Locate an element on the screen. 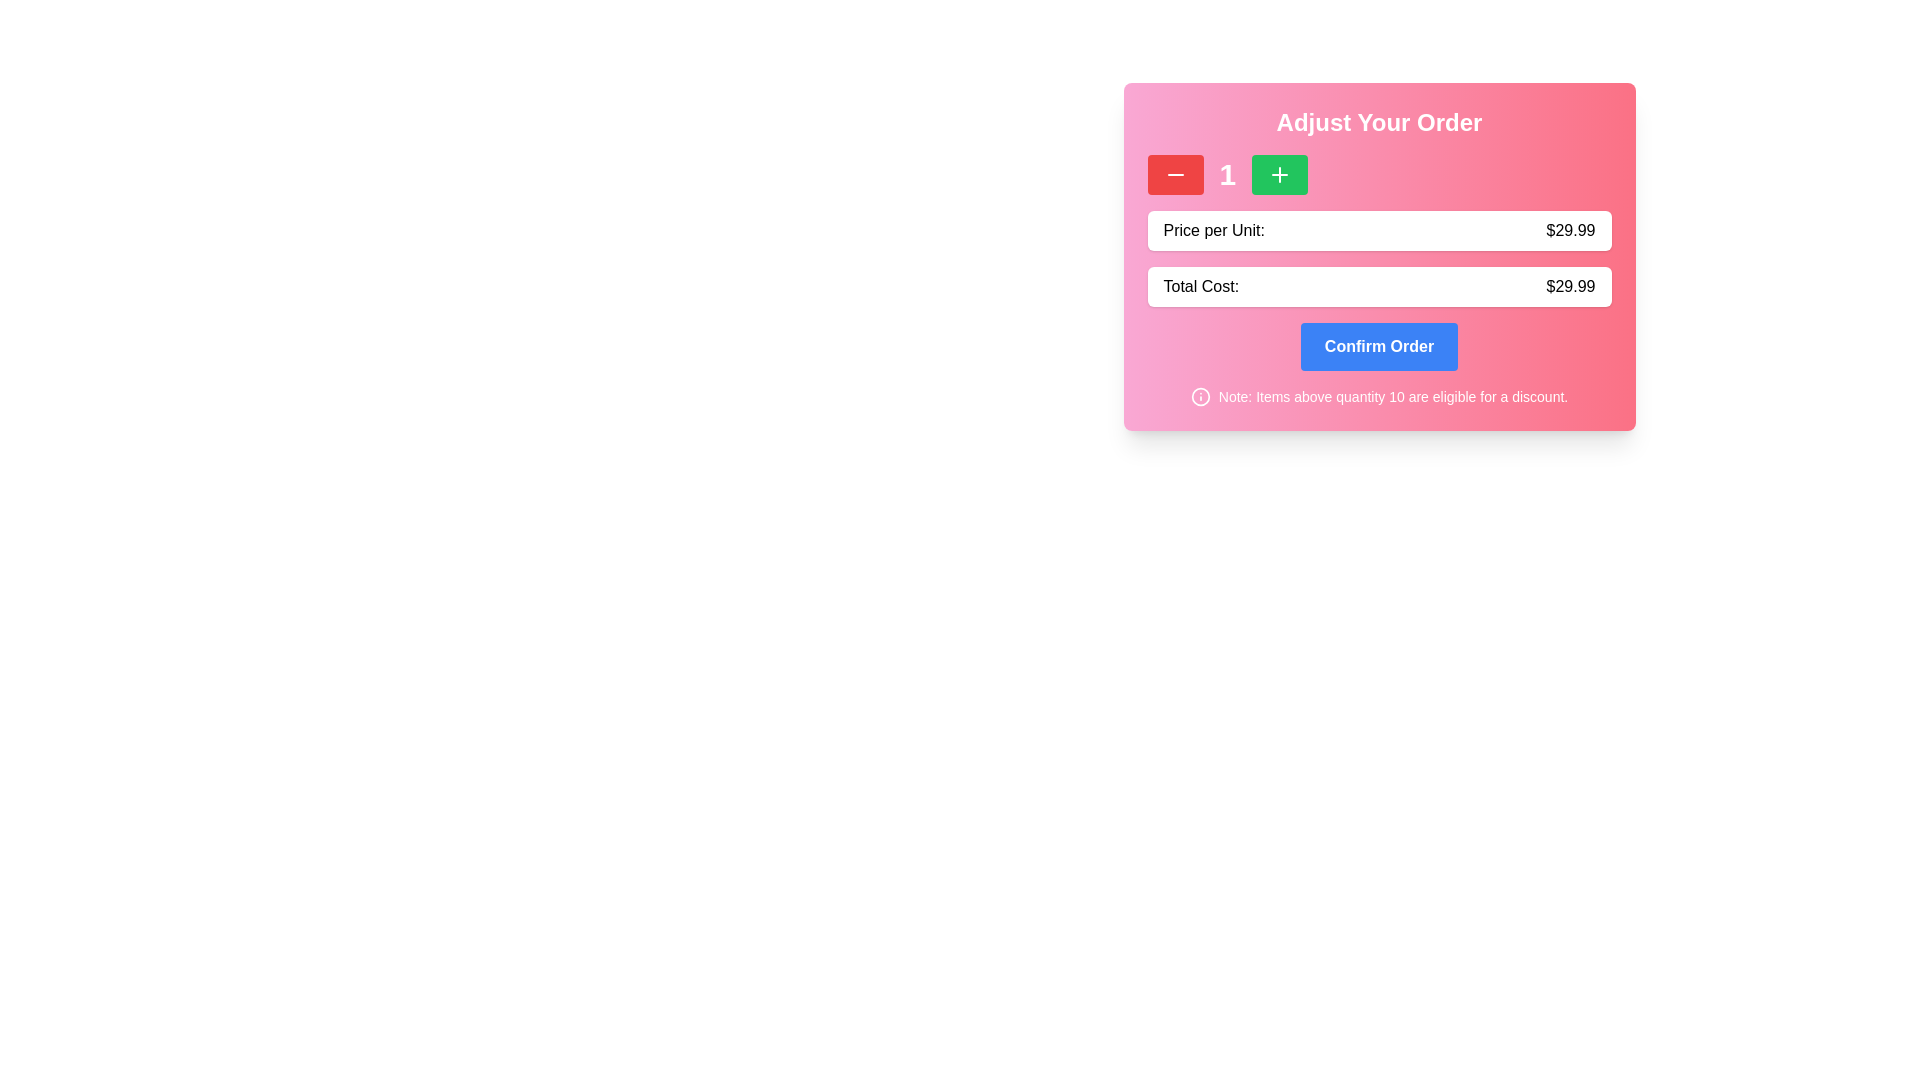  the green button with a white plus sign is located at coordinates (1280, 173).